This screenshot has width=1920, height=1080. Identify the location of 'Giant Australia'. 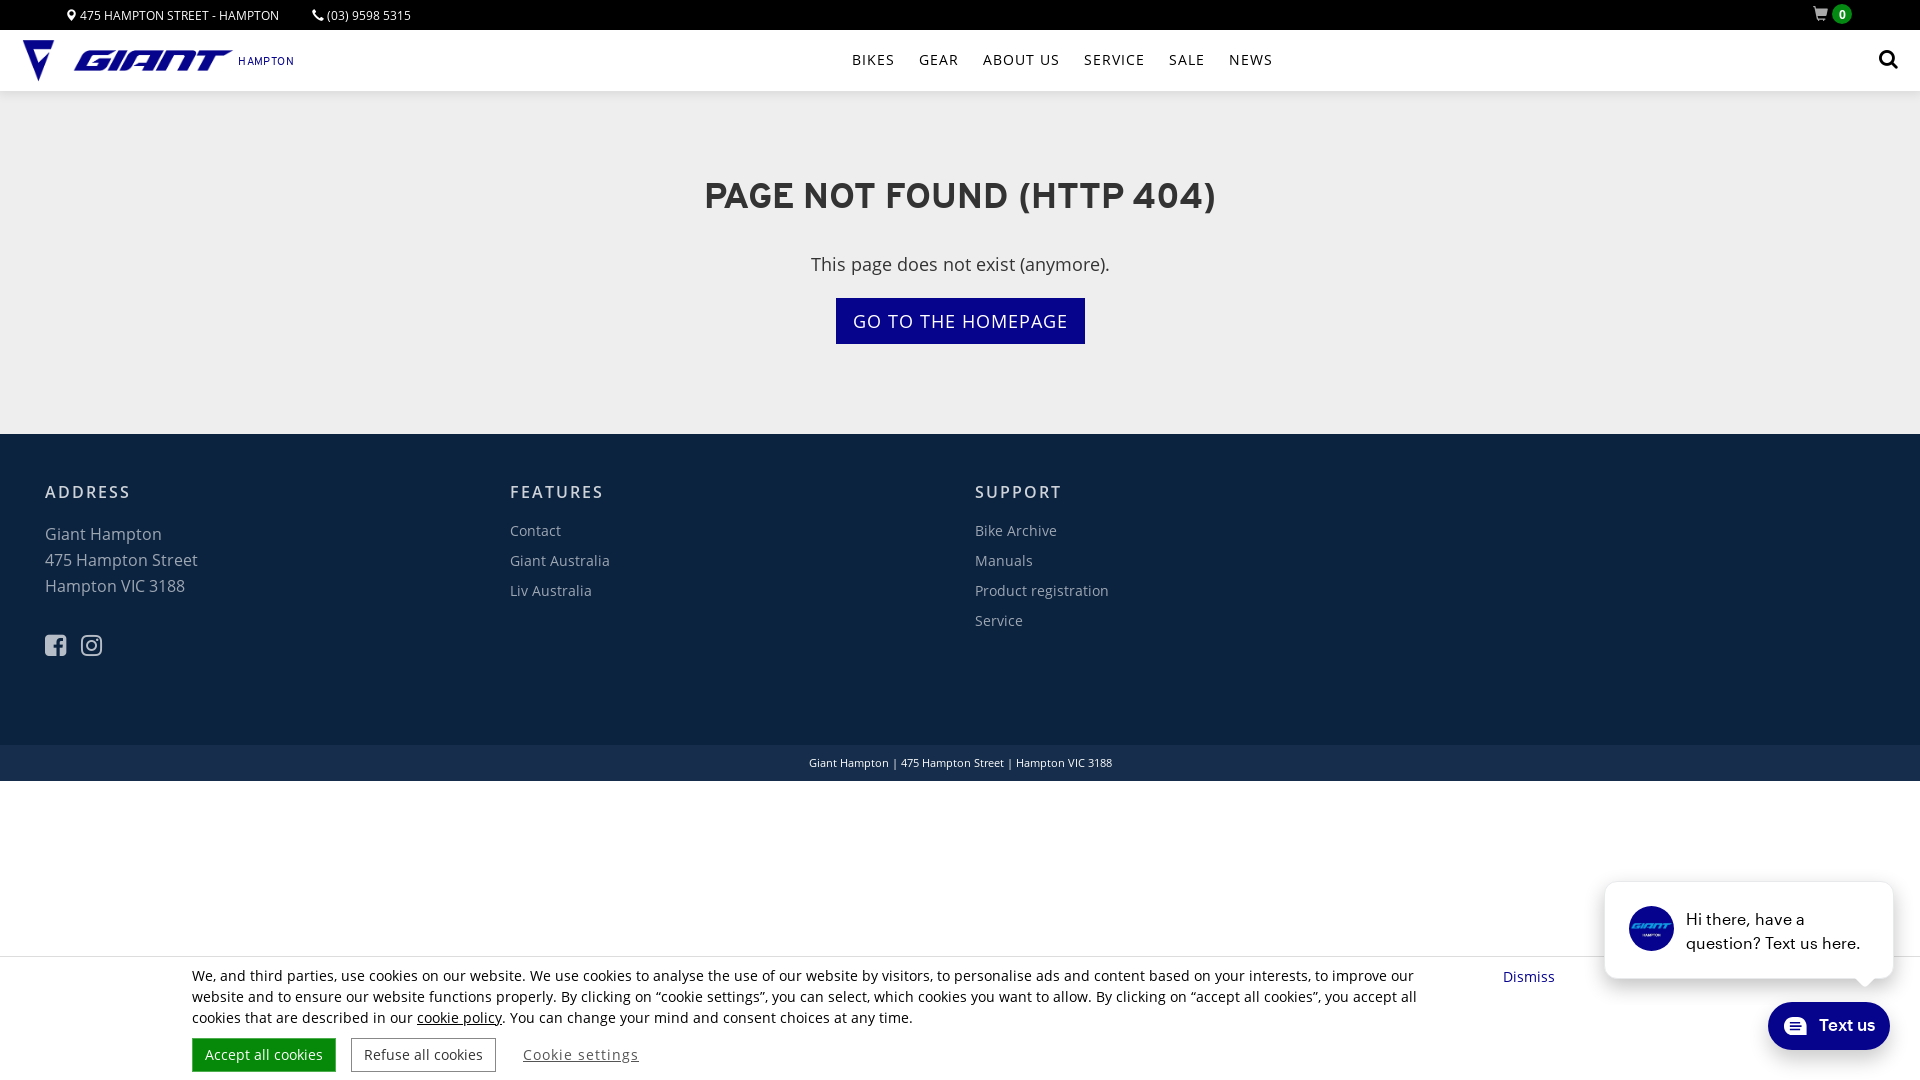
(560, 560).